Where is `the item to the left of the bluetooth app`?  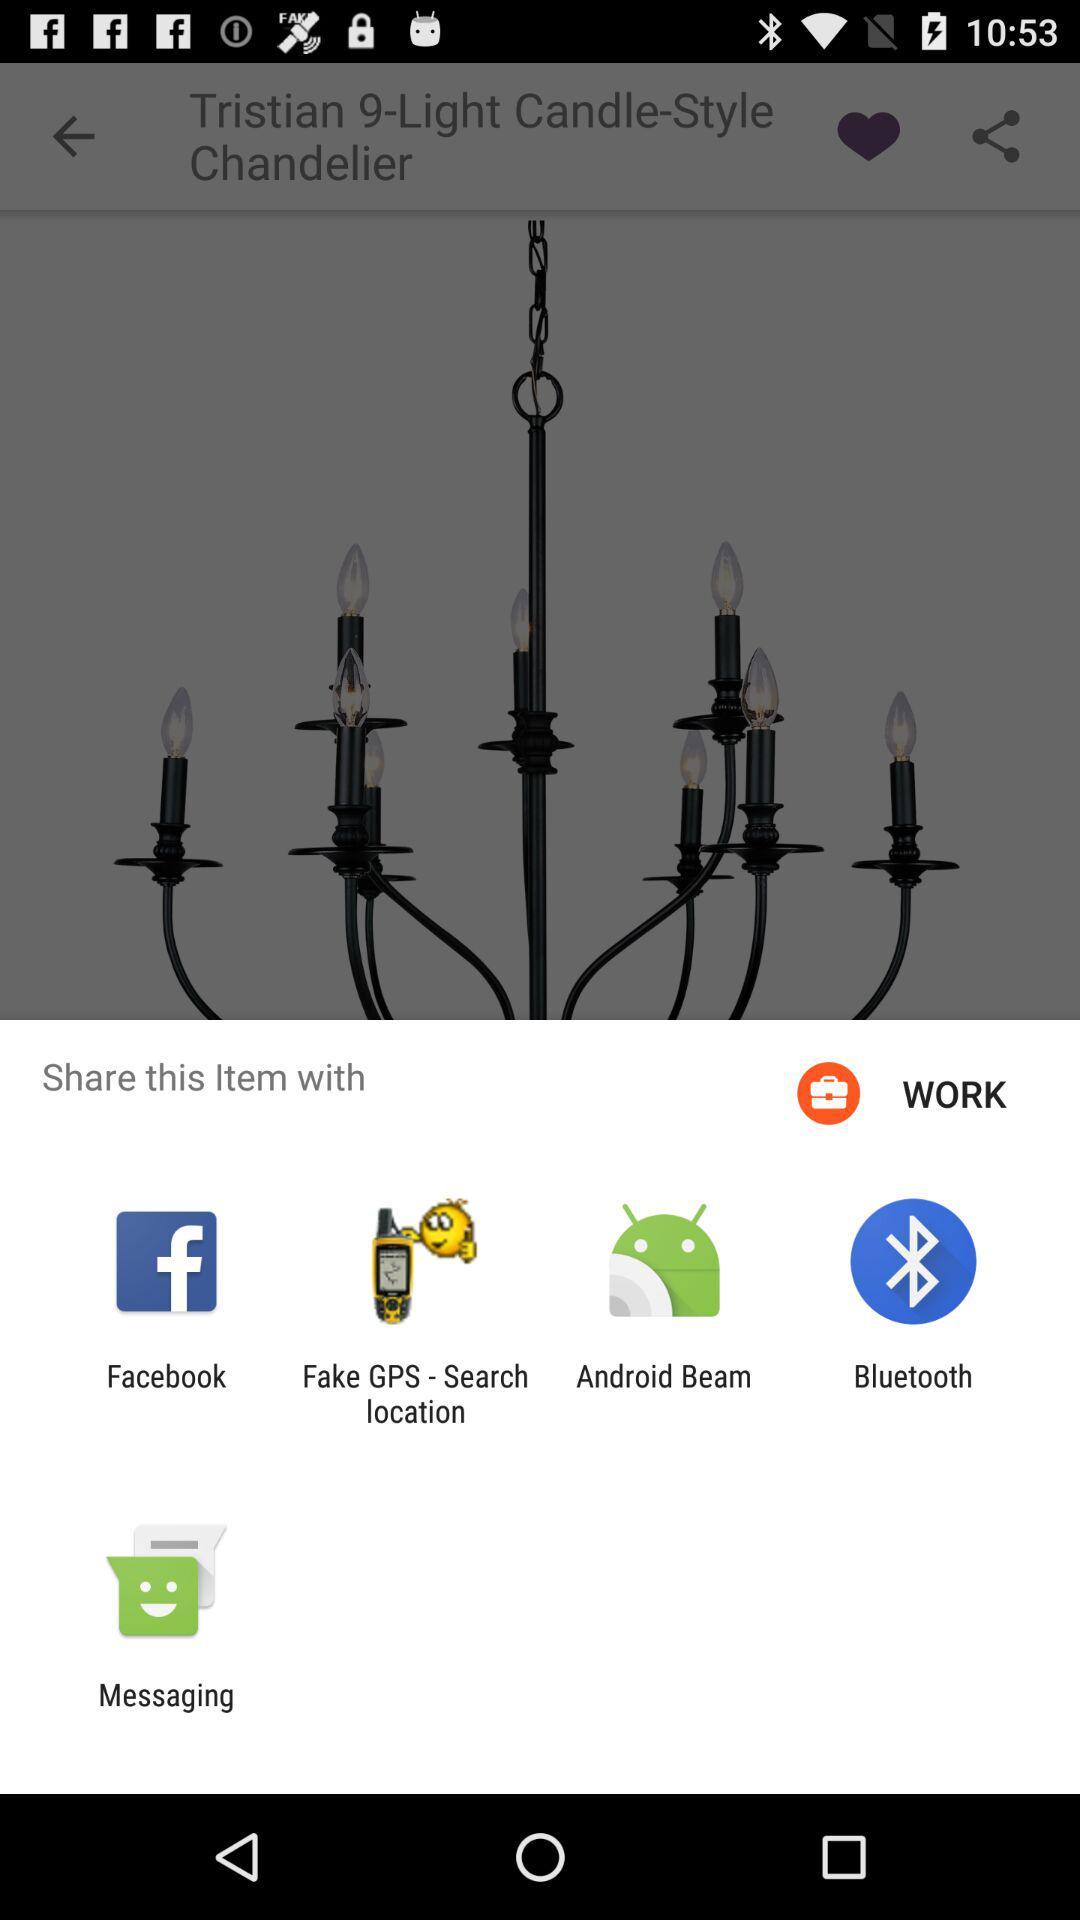 the item to the left of the bluetooth app is located at coordinates (664, 1392).